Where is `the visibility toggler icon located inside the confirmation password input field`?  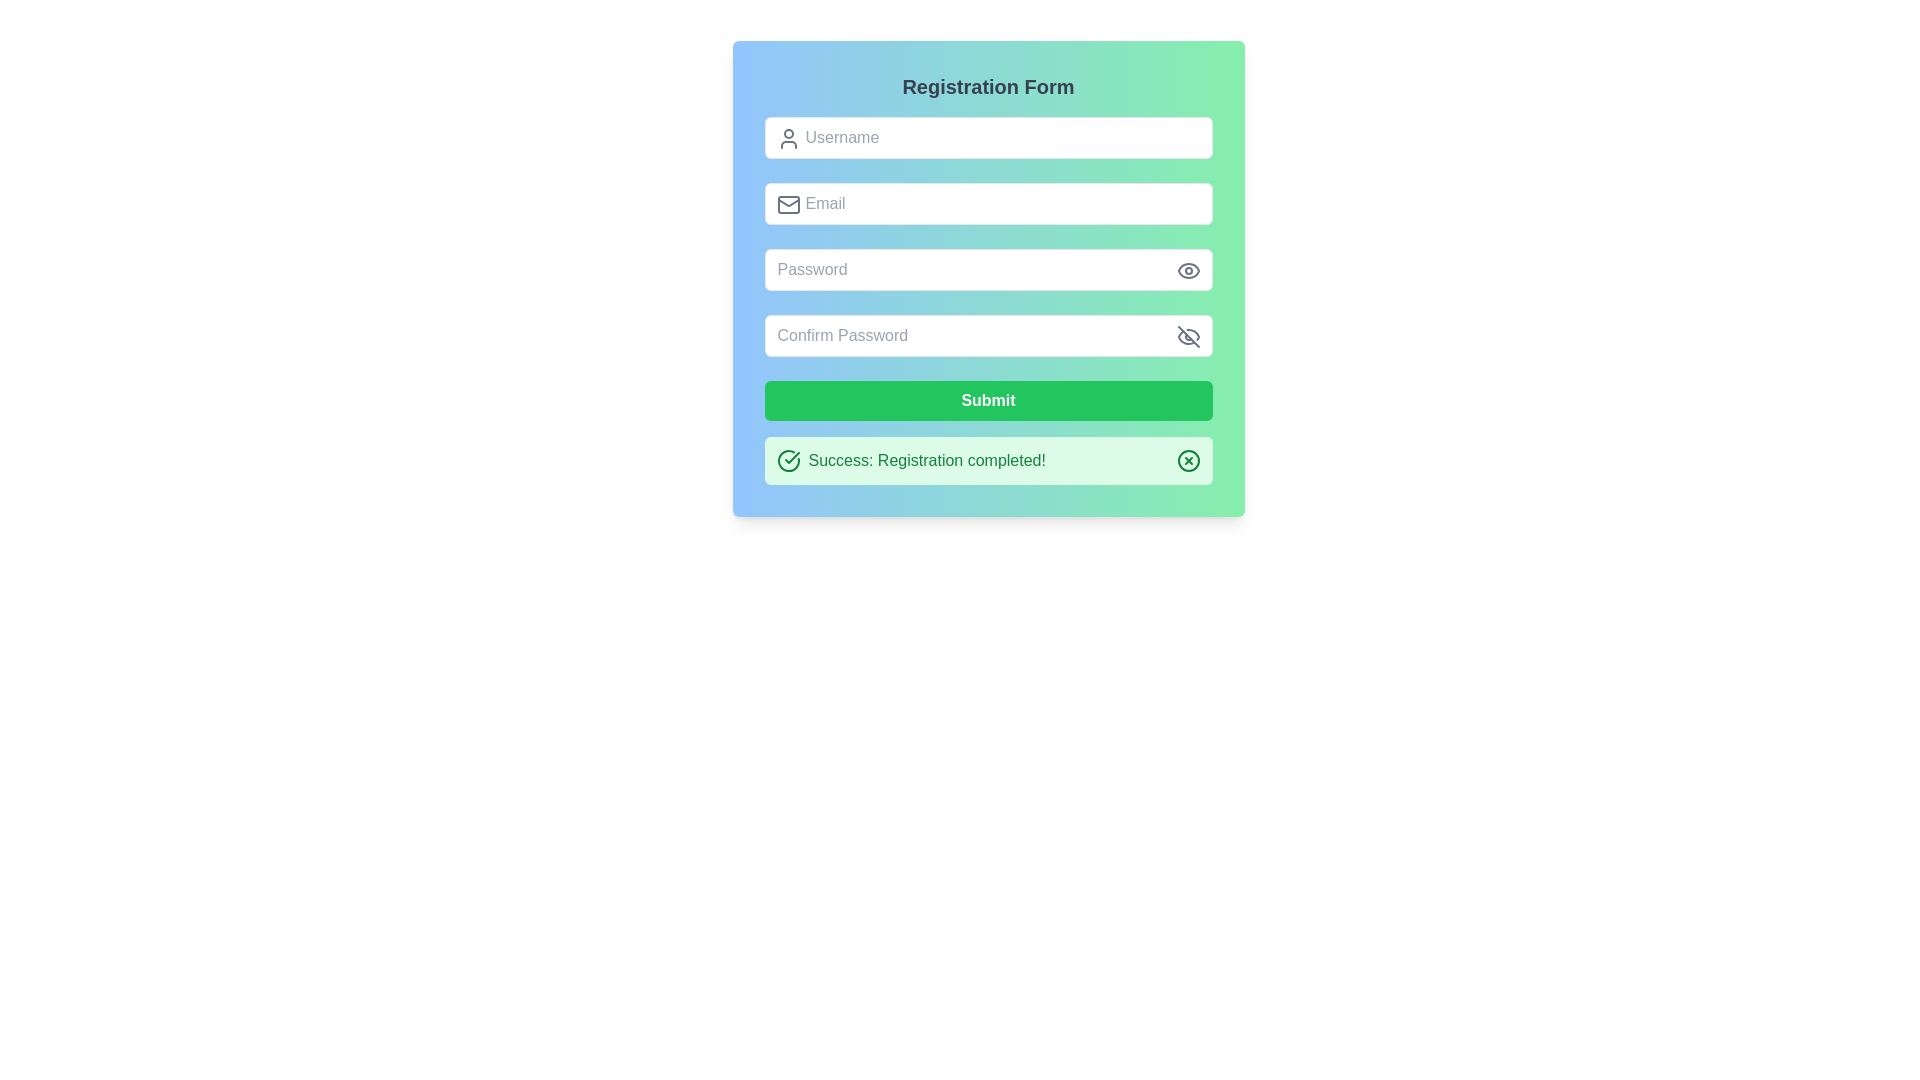
the visibility toggler icon located inside the confirmation password input field is located at coordinates (1188, 335).